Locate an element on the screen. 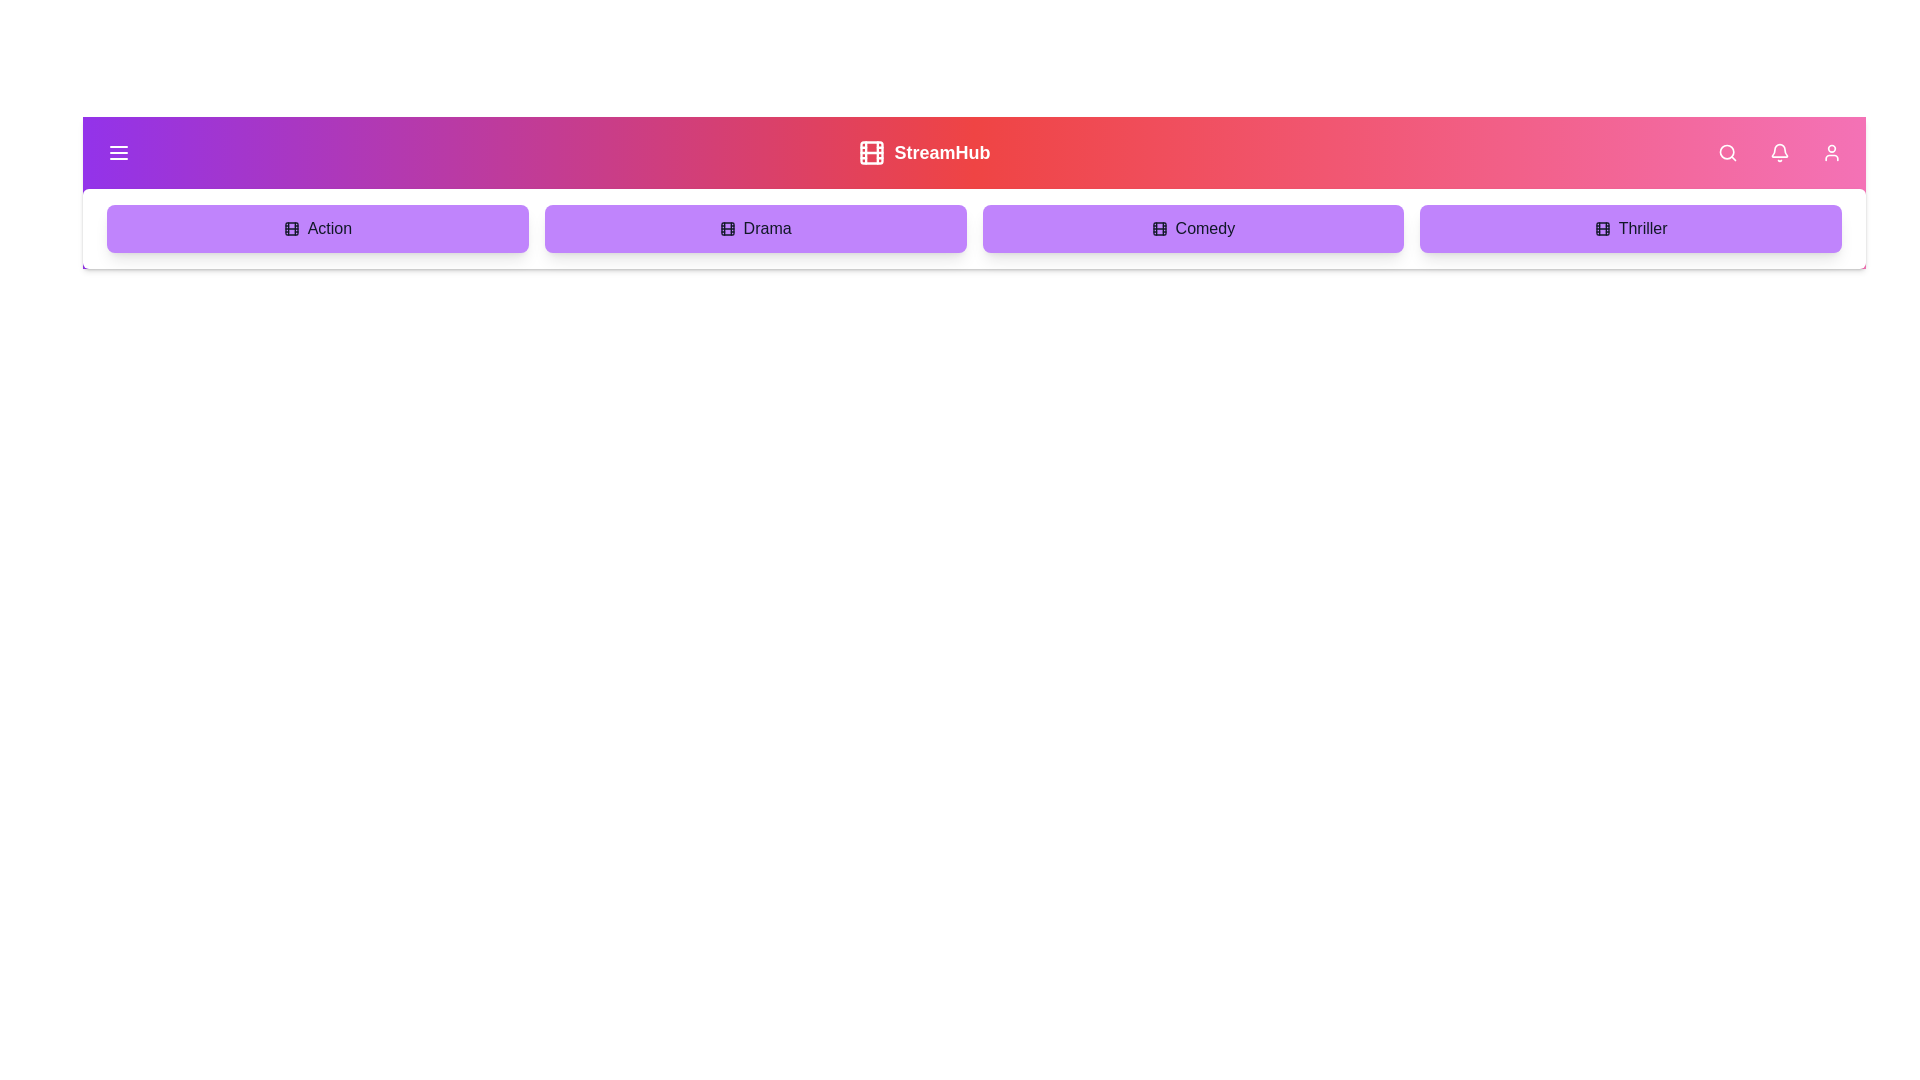  the notification bell icon button is located at coordinates (1780, 152).